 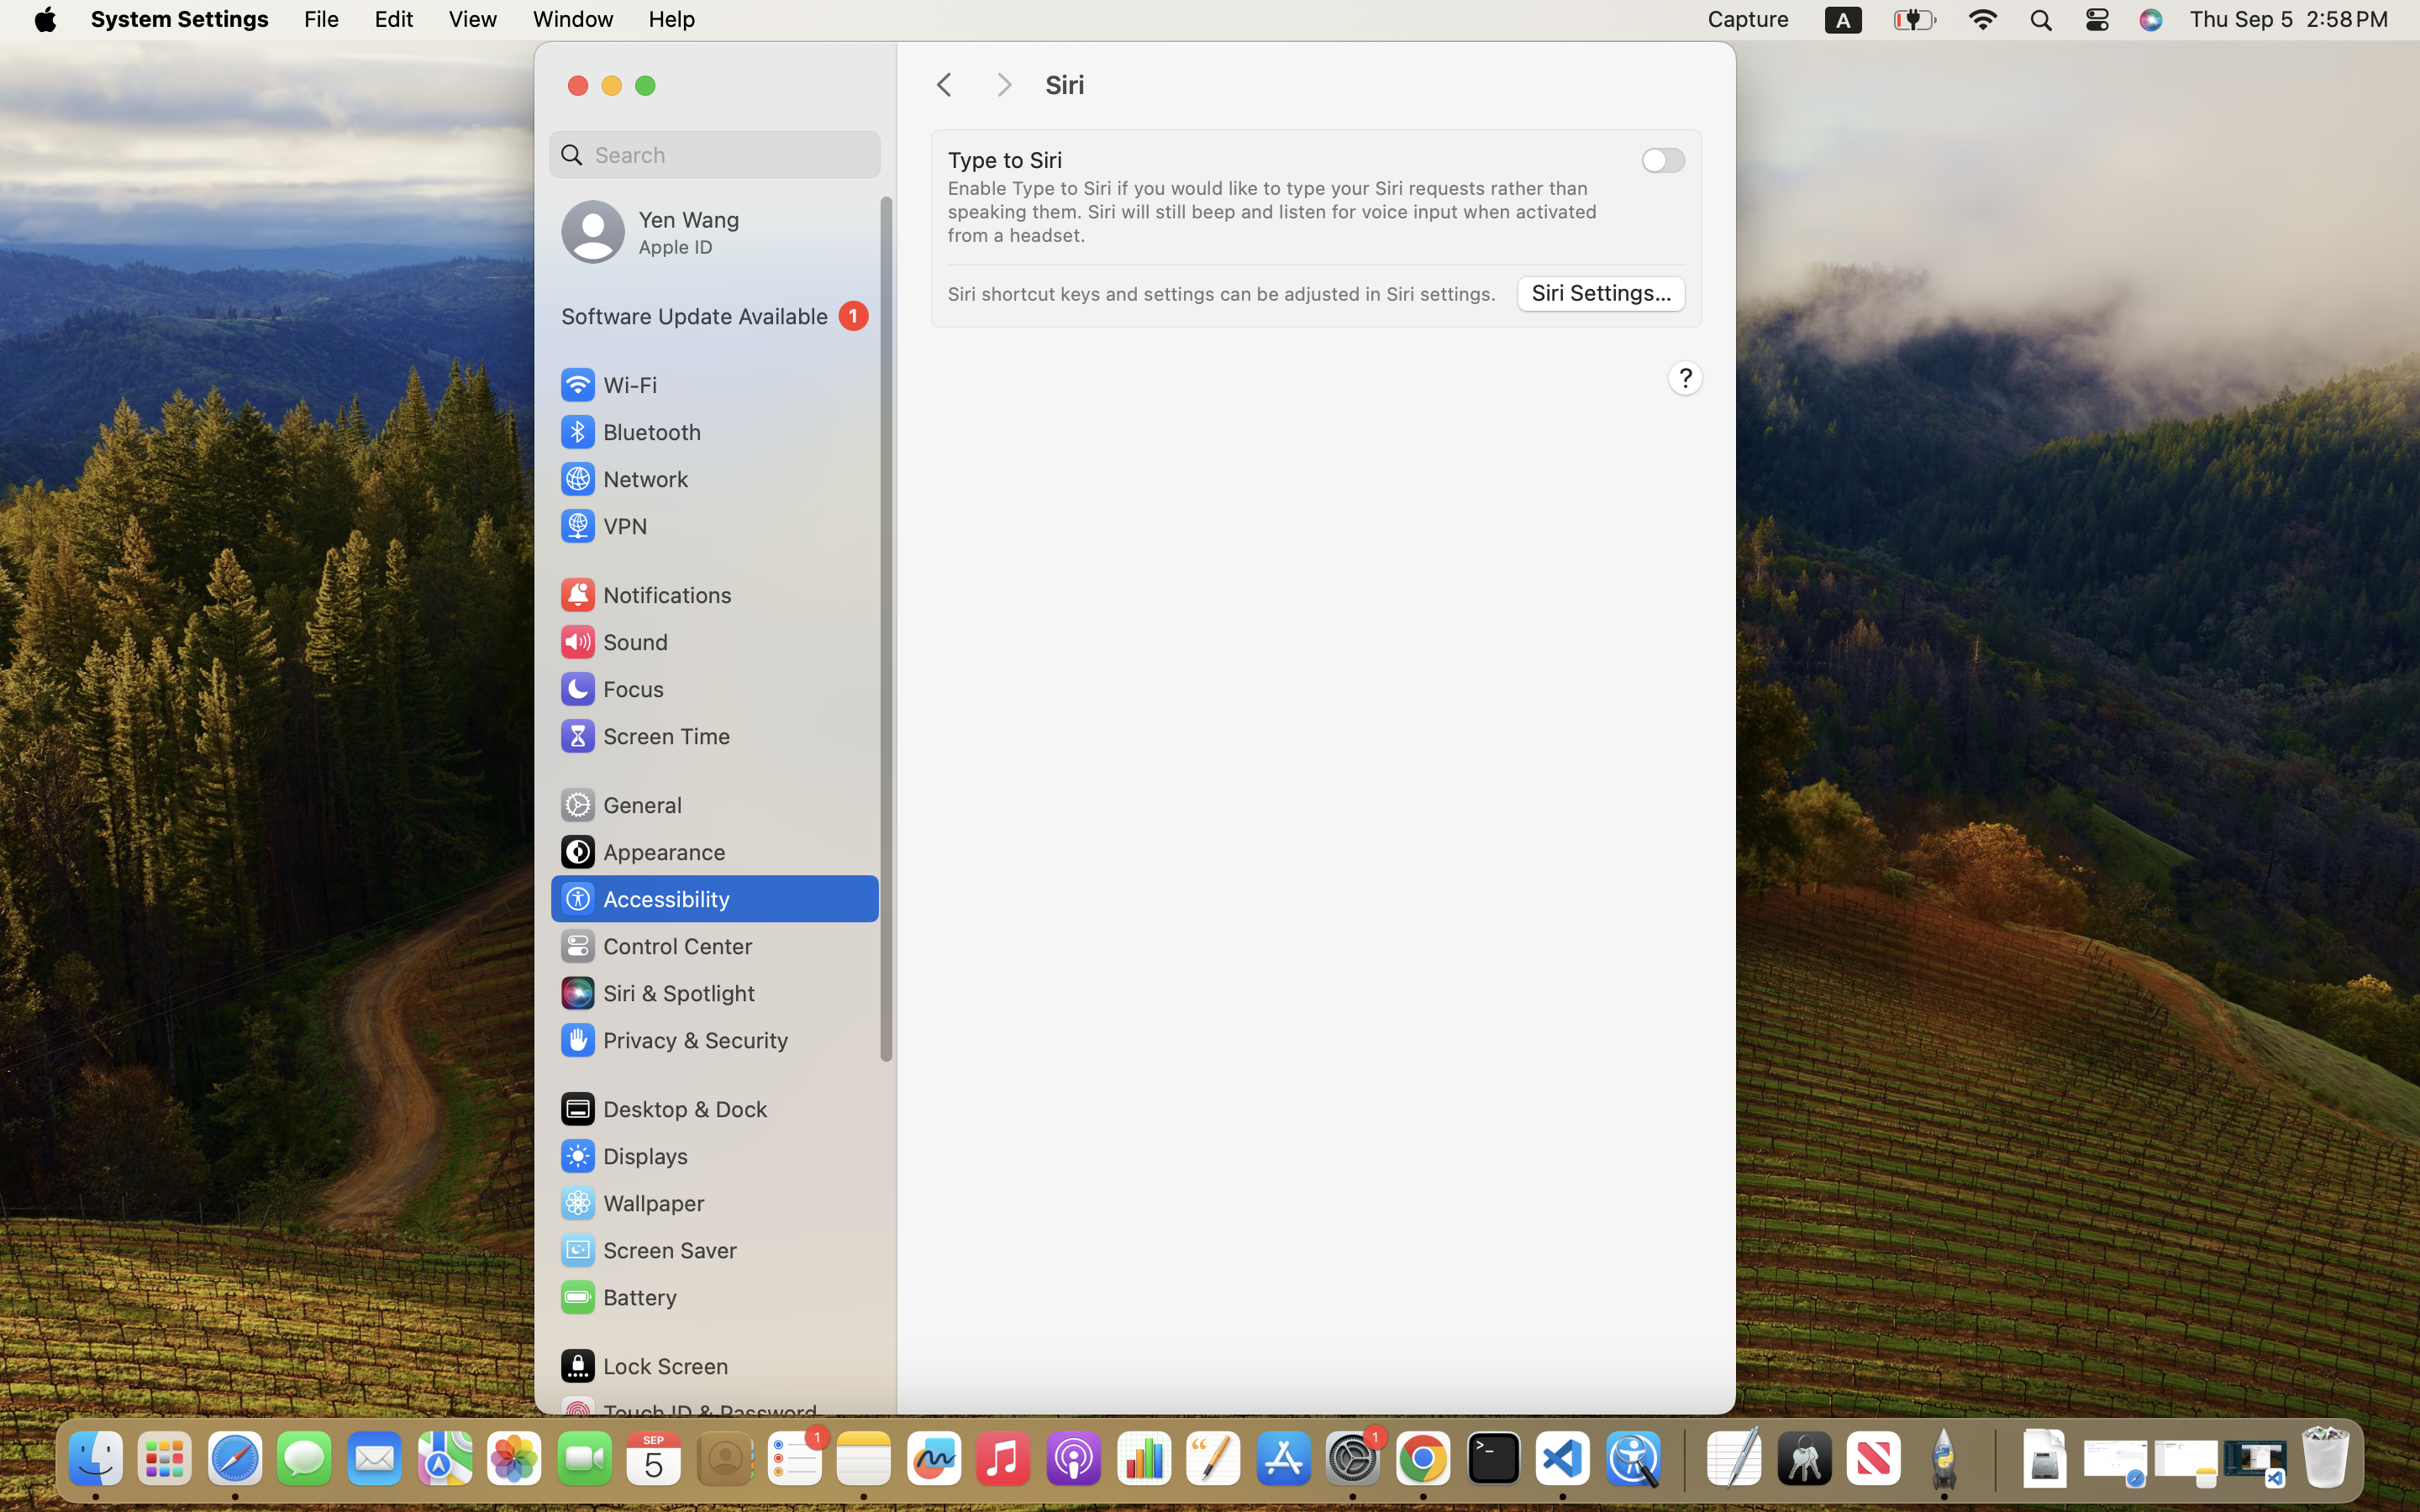 What do you see at coordinates (646, 1250) in the screenshot?
I see `'Screen Saver'` at bounding box center [646, 1250].